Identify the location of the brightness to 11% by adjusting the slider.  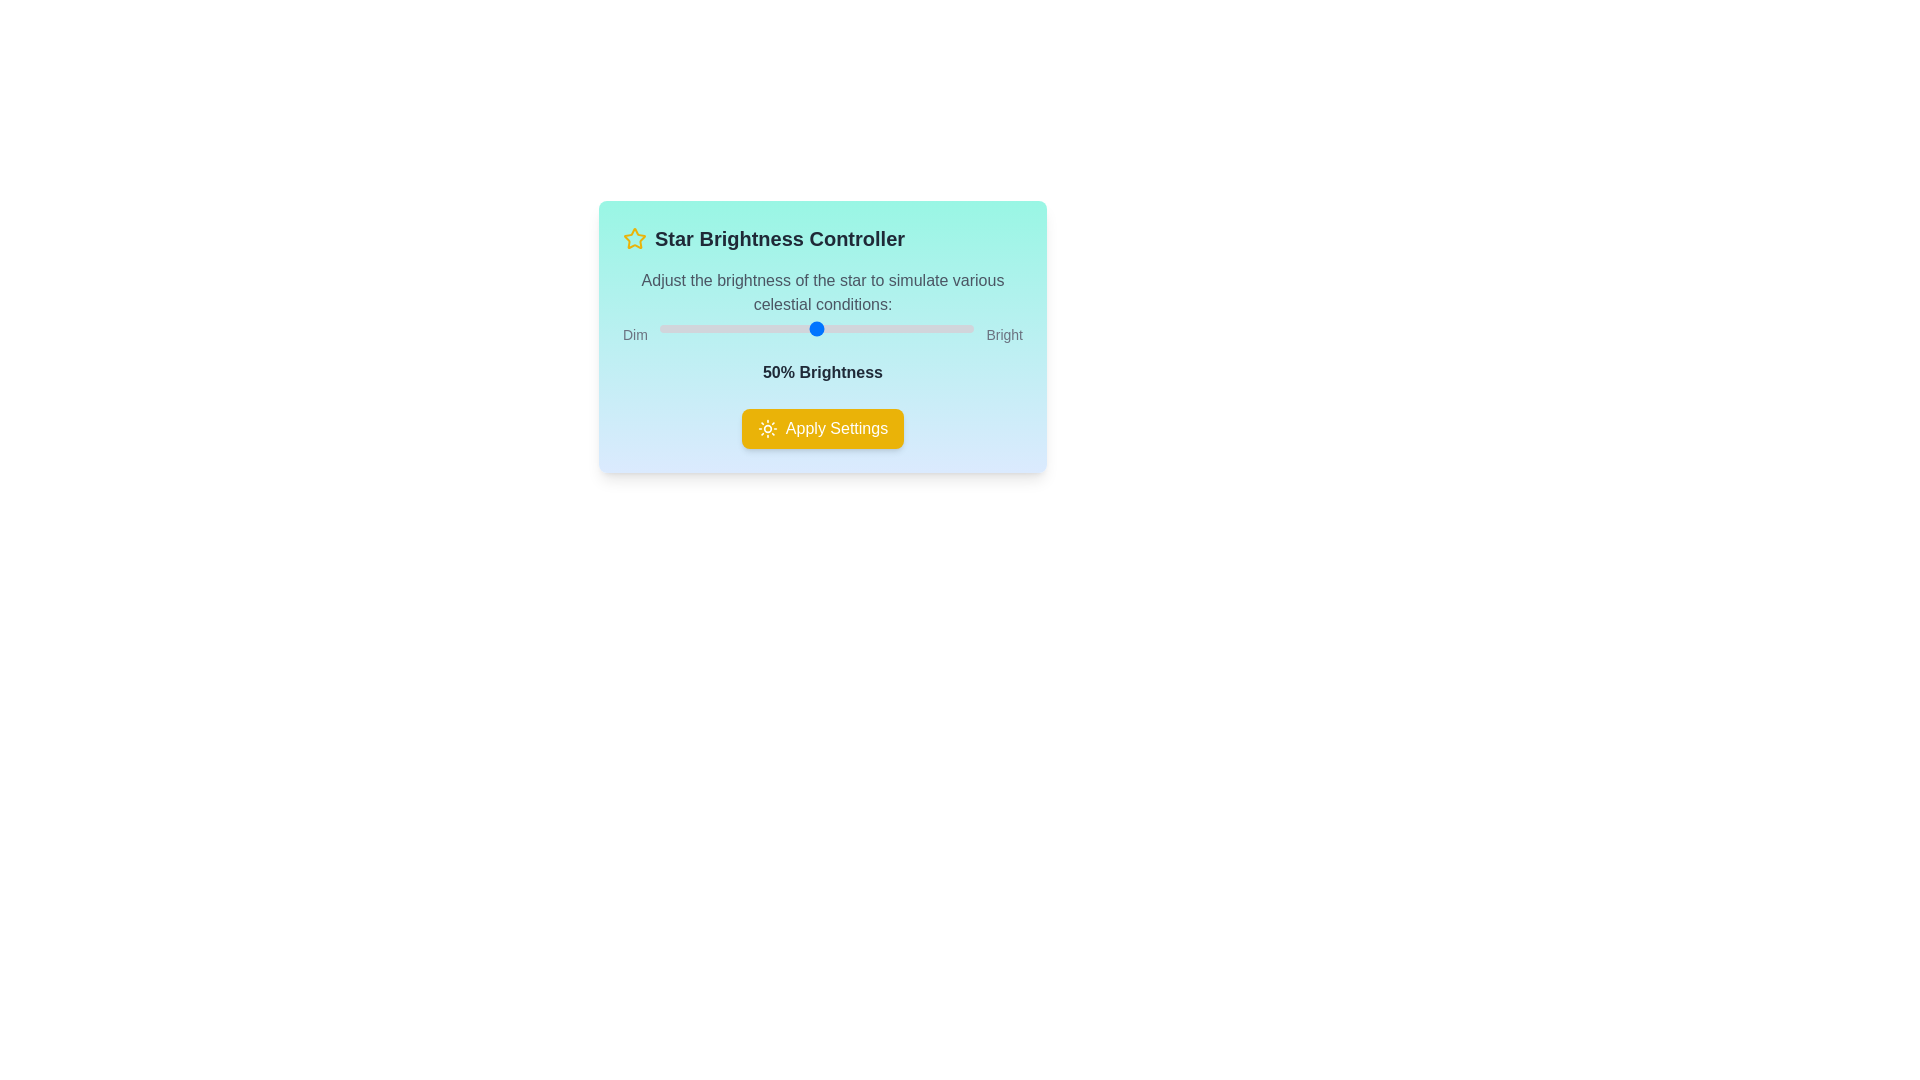
(694, 327).